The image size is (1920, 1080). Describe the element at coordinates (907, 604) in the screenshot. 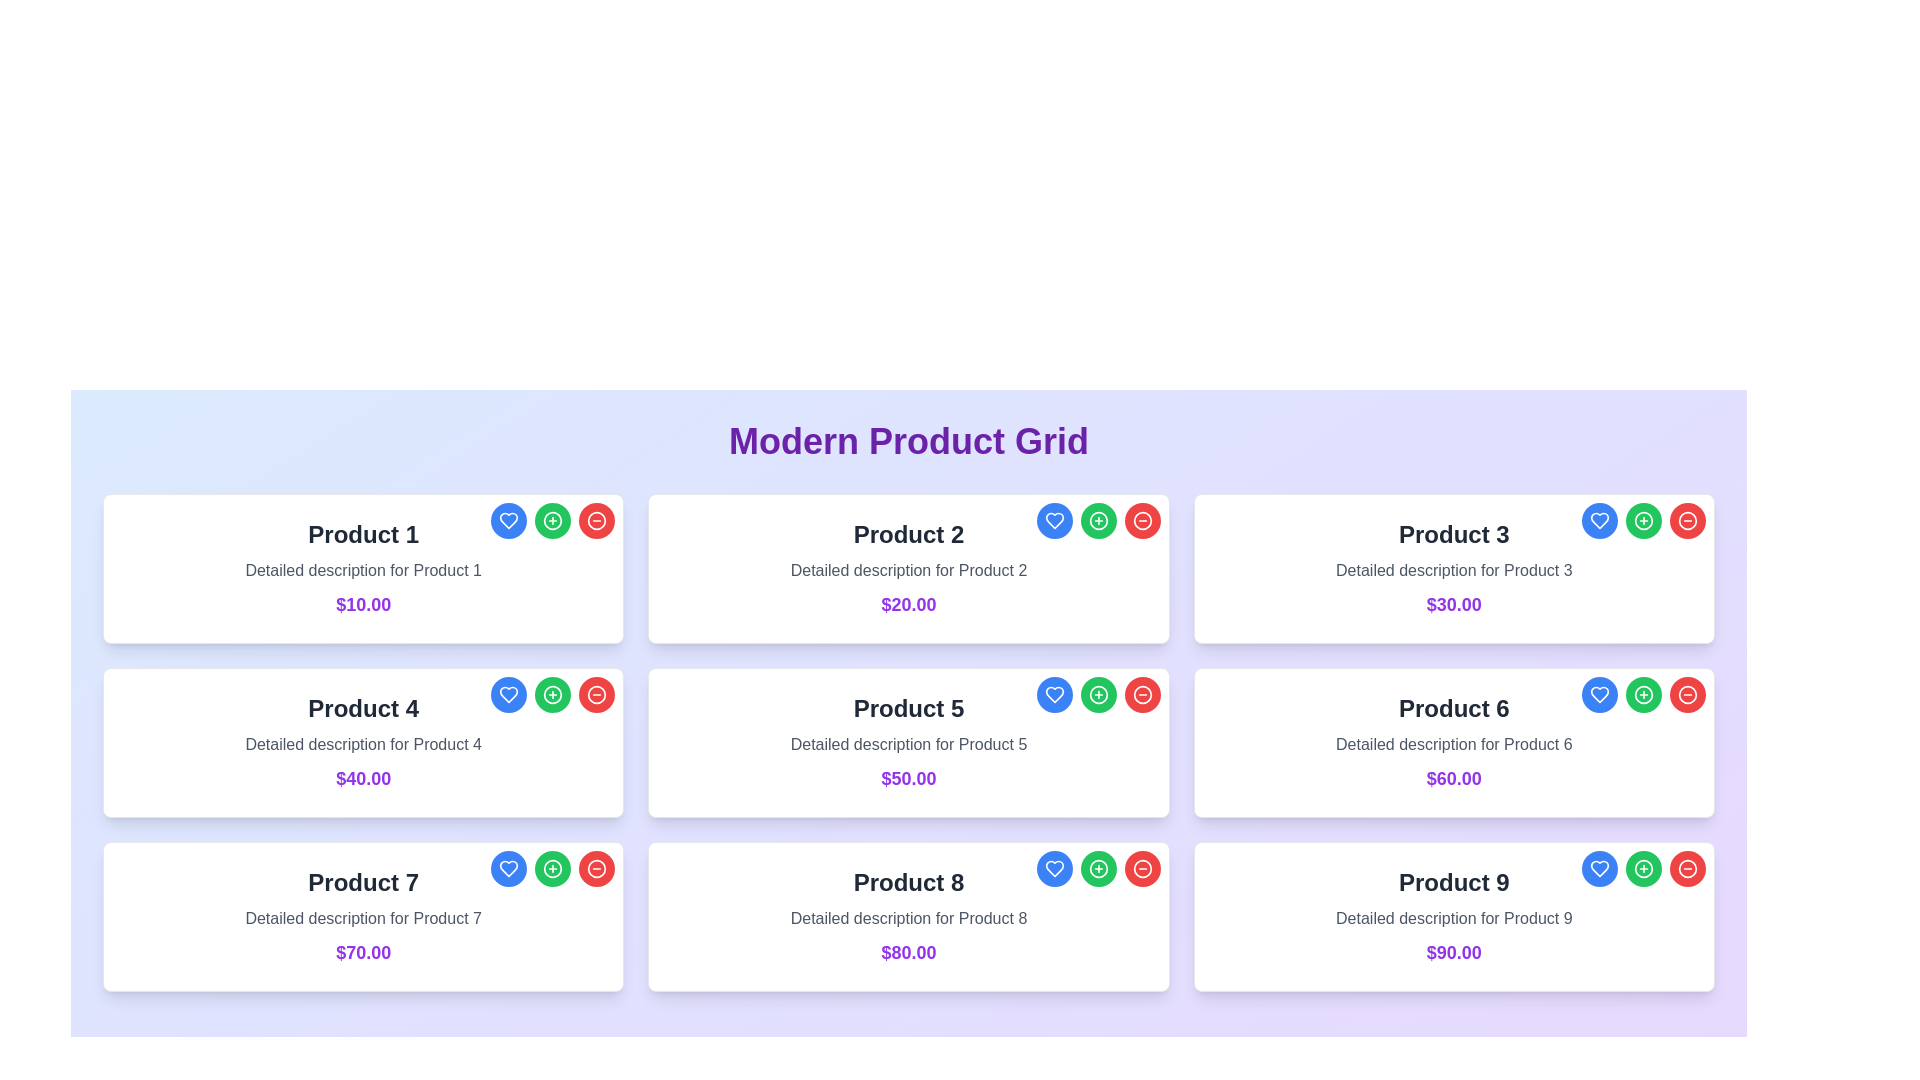

I see `the price text label located in the second card of the grid layout, positioned below the 'Detailed description for Product 2' and above the action buttons` at that location.